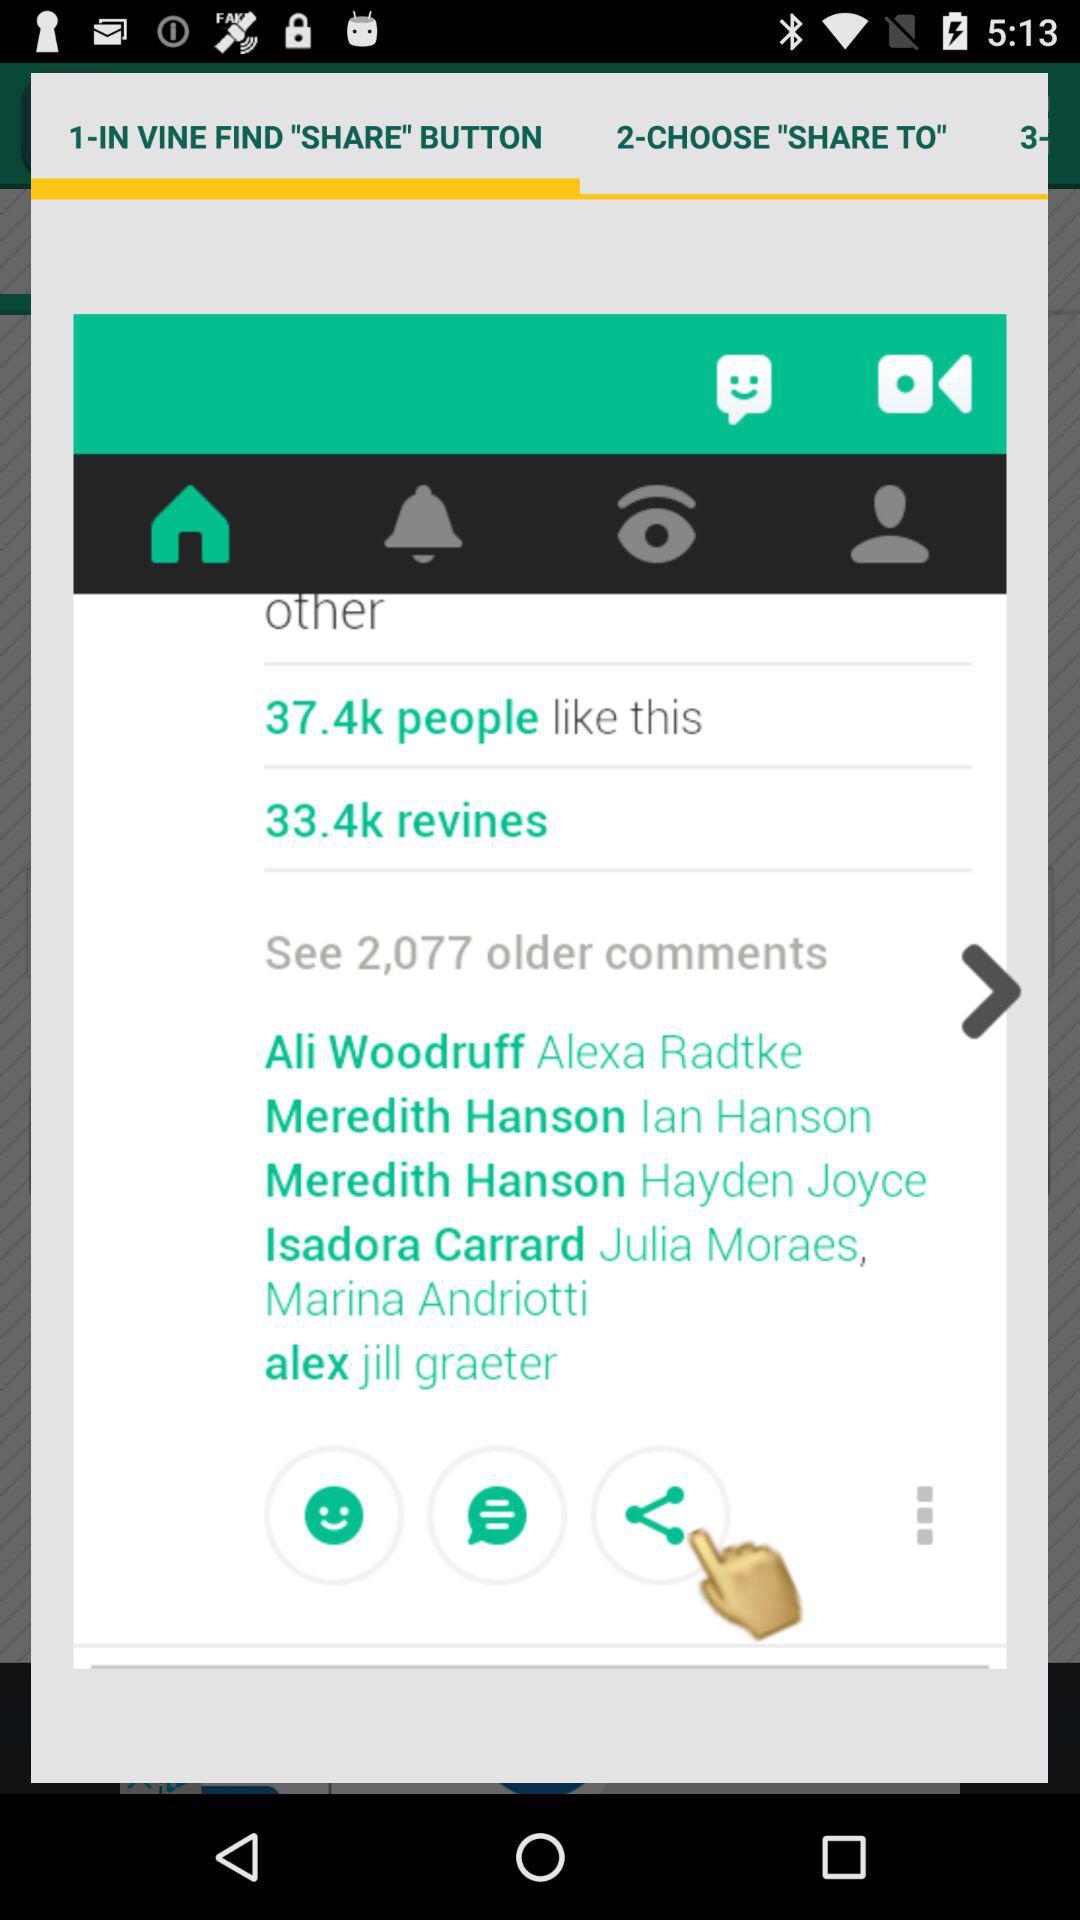 Image resolution: width=1080 pixels, height=1920 pixels. Describe the element at coordinates (780, 135) in the screenshot. I see `the app to the left of the 3-choose vdownloadr app` at that location.